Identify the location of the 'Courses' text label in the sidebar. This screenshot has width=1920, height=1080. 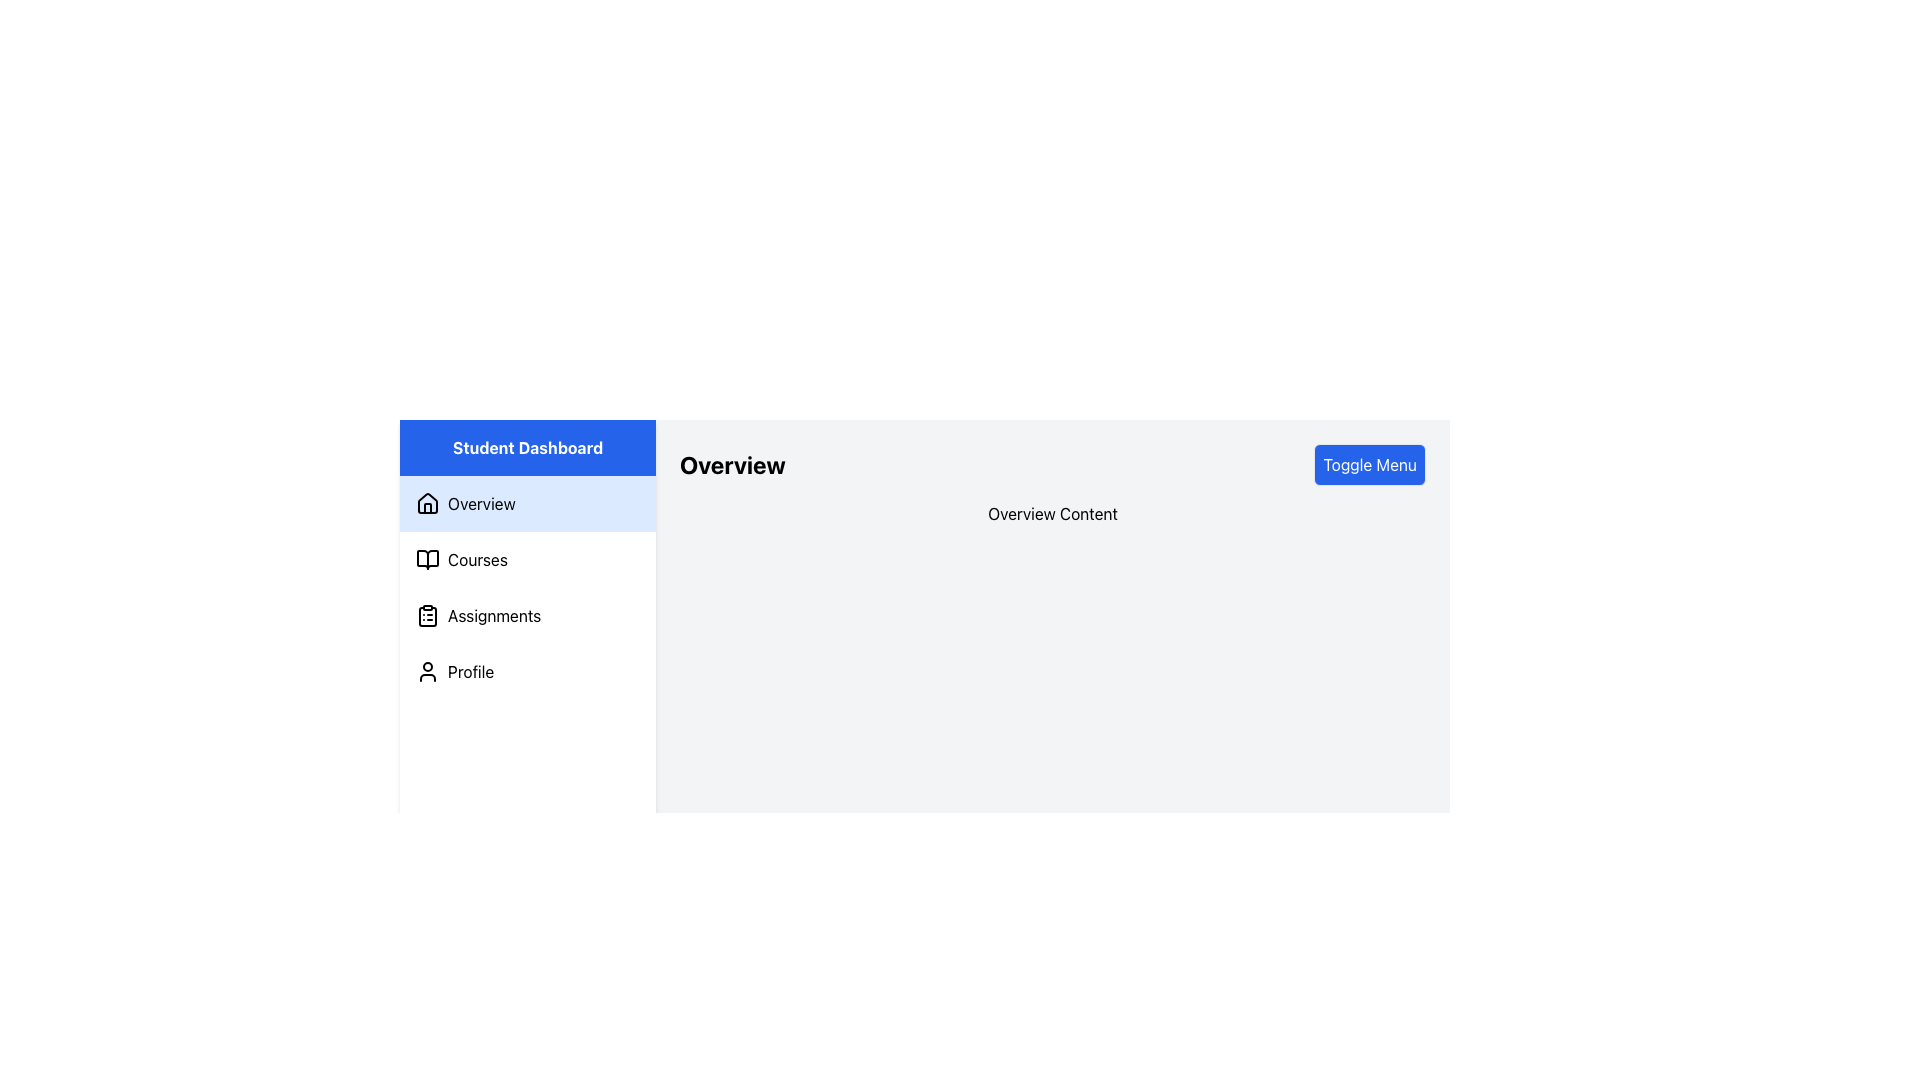
(476, 559).